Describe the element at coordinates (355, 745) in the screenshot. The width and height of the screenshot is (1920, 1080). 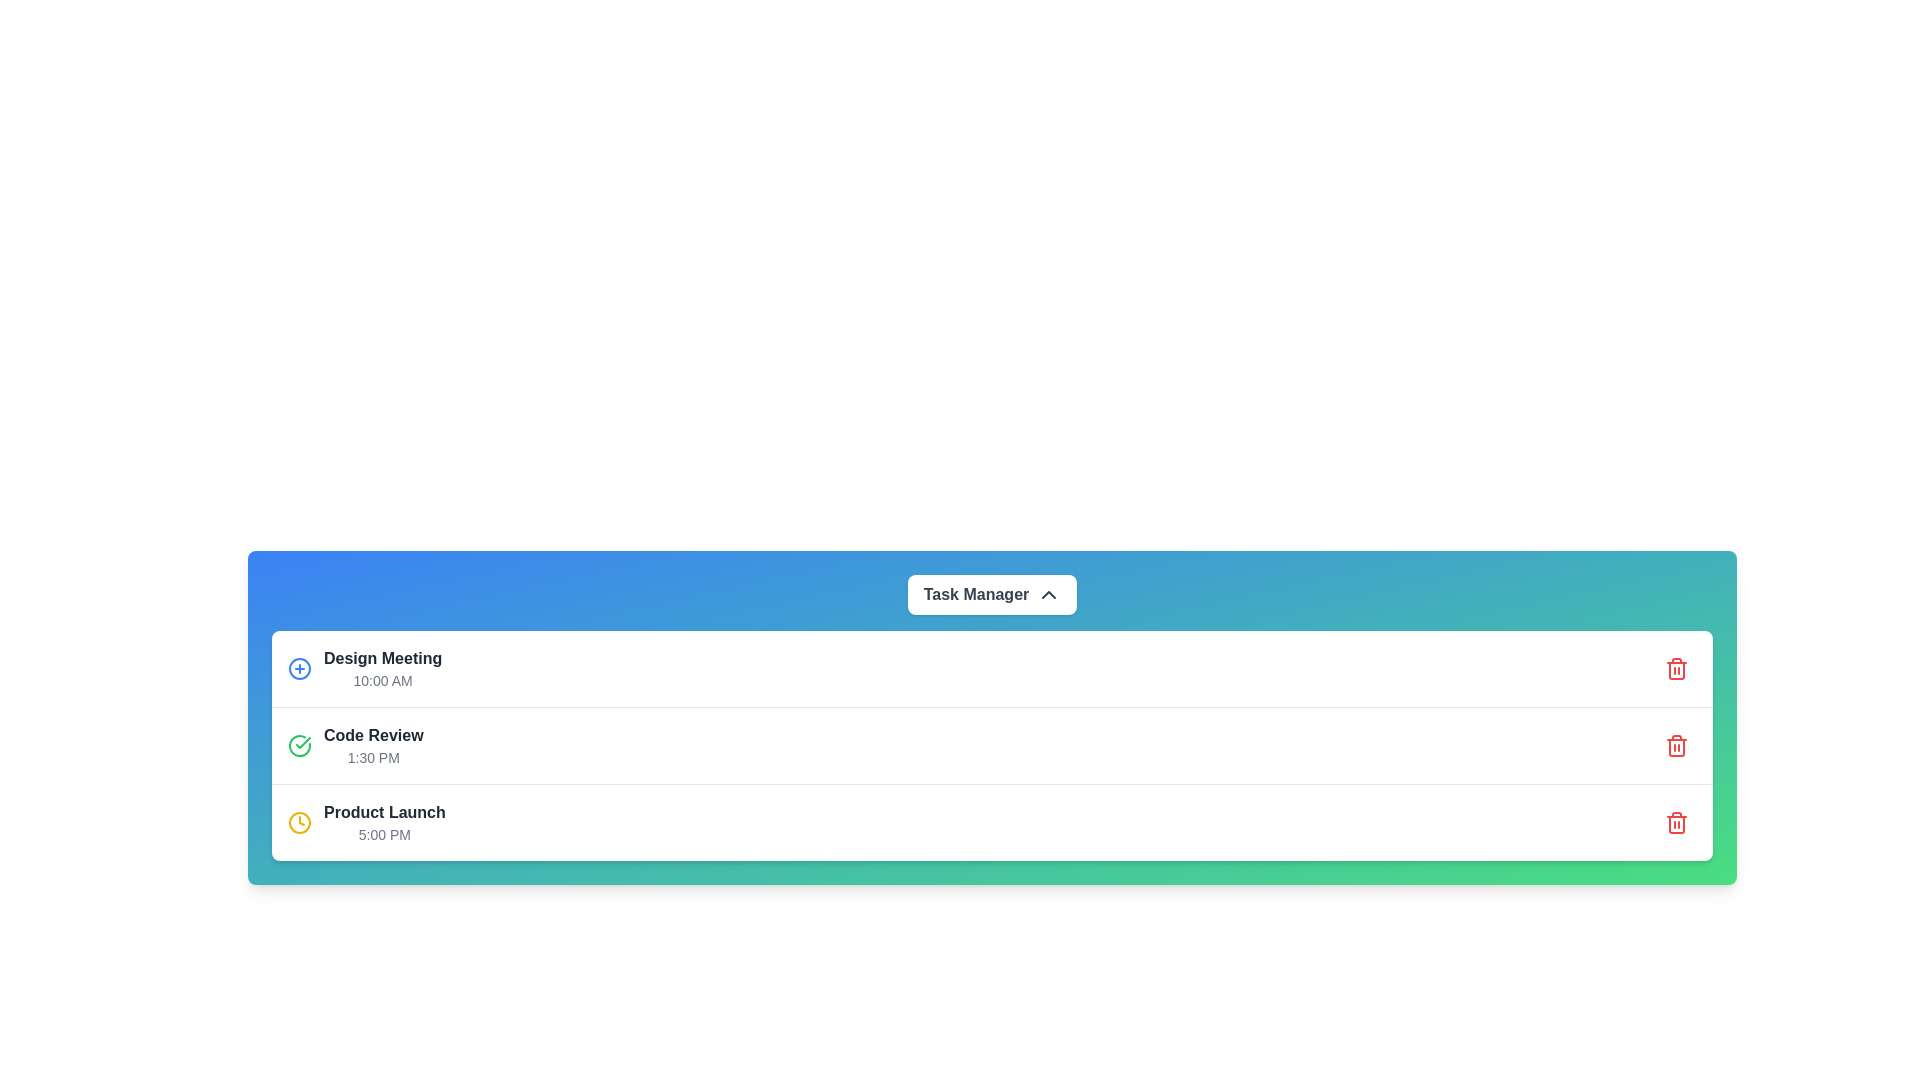
I see `displayed information from the Labeled List Item element titled 'Code Review' which includes the time '1:30 PM' and a green checkmark icon` at that location.